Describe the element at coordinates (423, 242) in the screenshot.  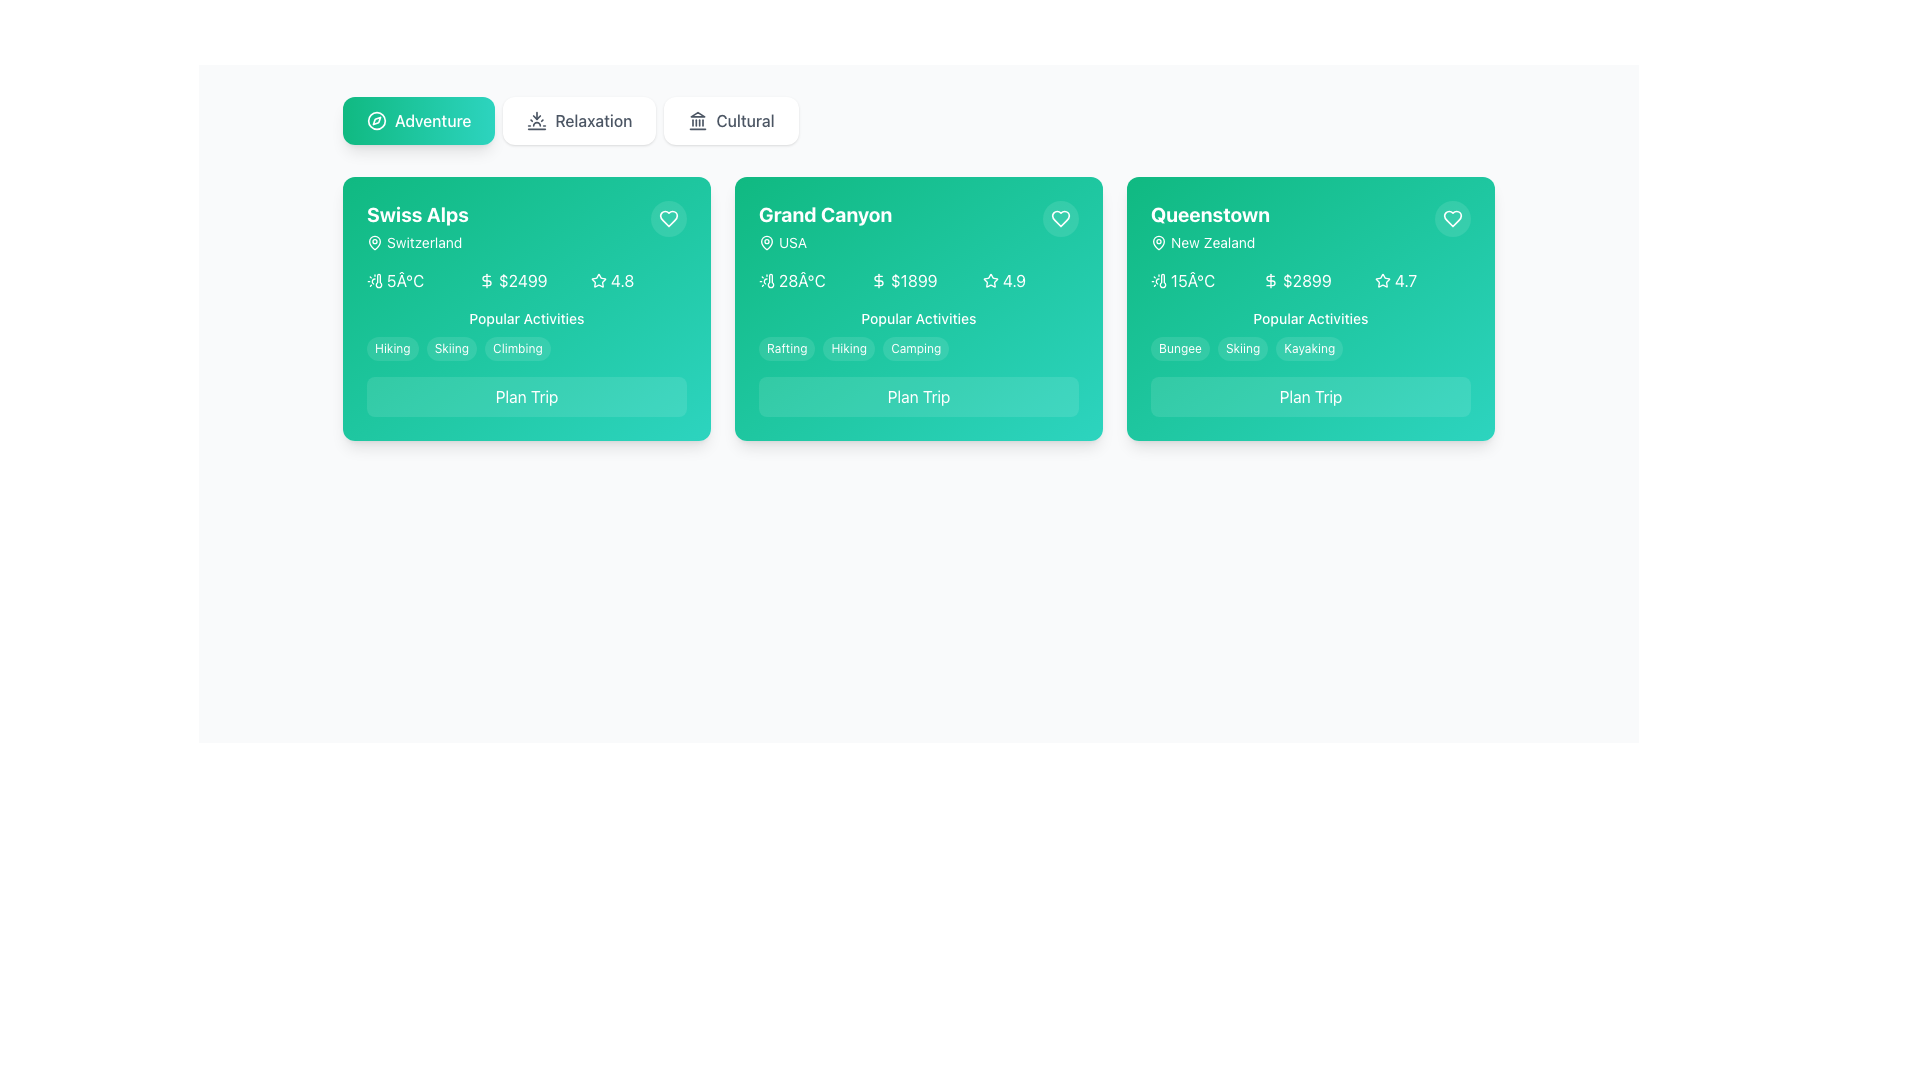
I see `the Text label indicating the country associated with the card's content, which follows the pin-shaped icon and is part of the 'Swiss Alps' card in the first column of a three-column layout` at that location.